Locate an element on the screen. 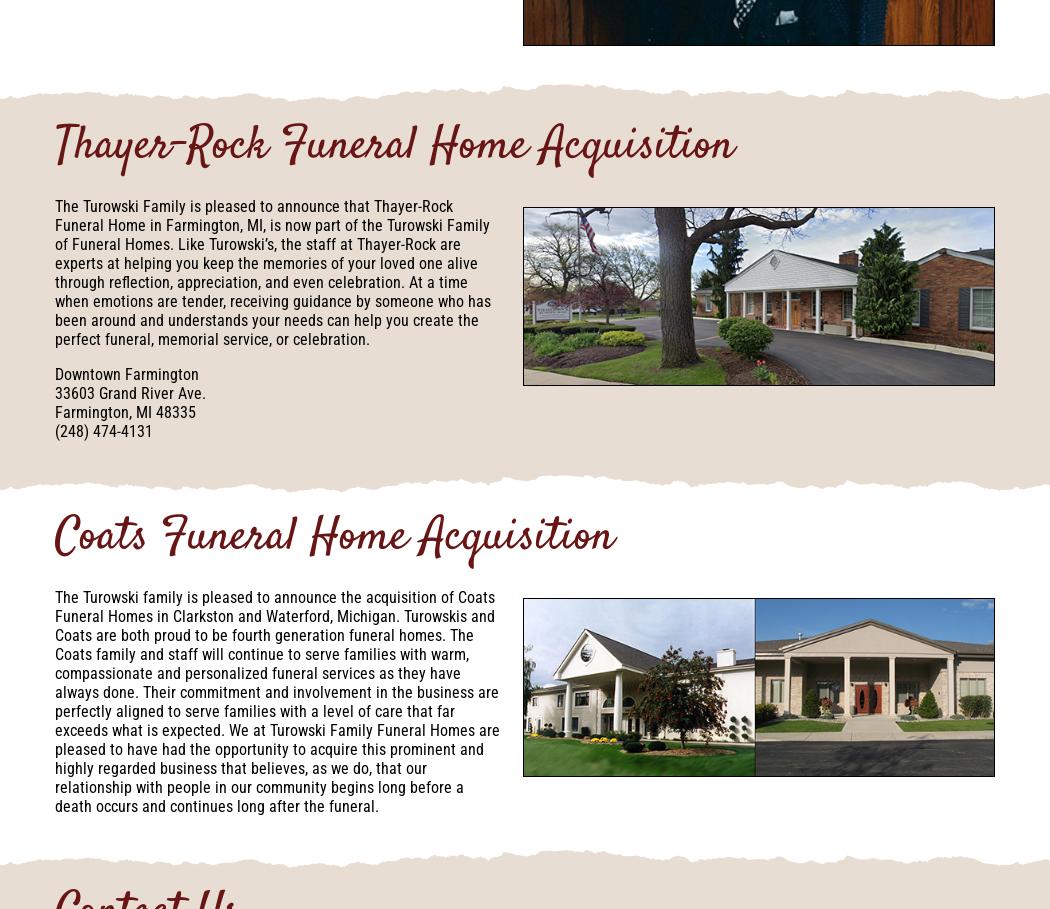  ',' is located at coordinates (131, 412).